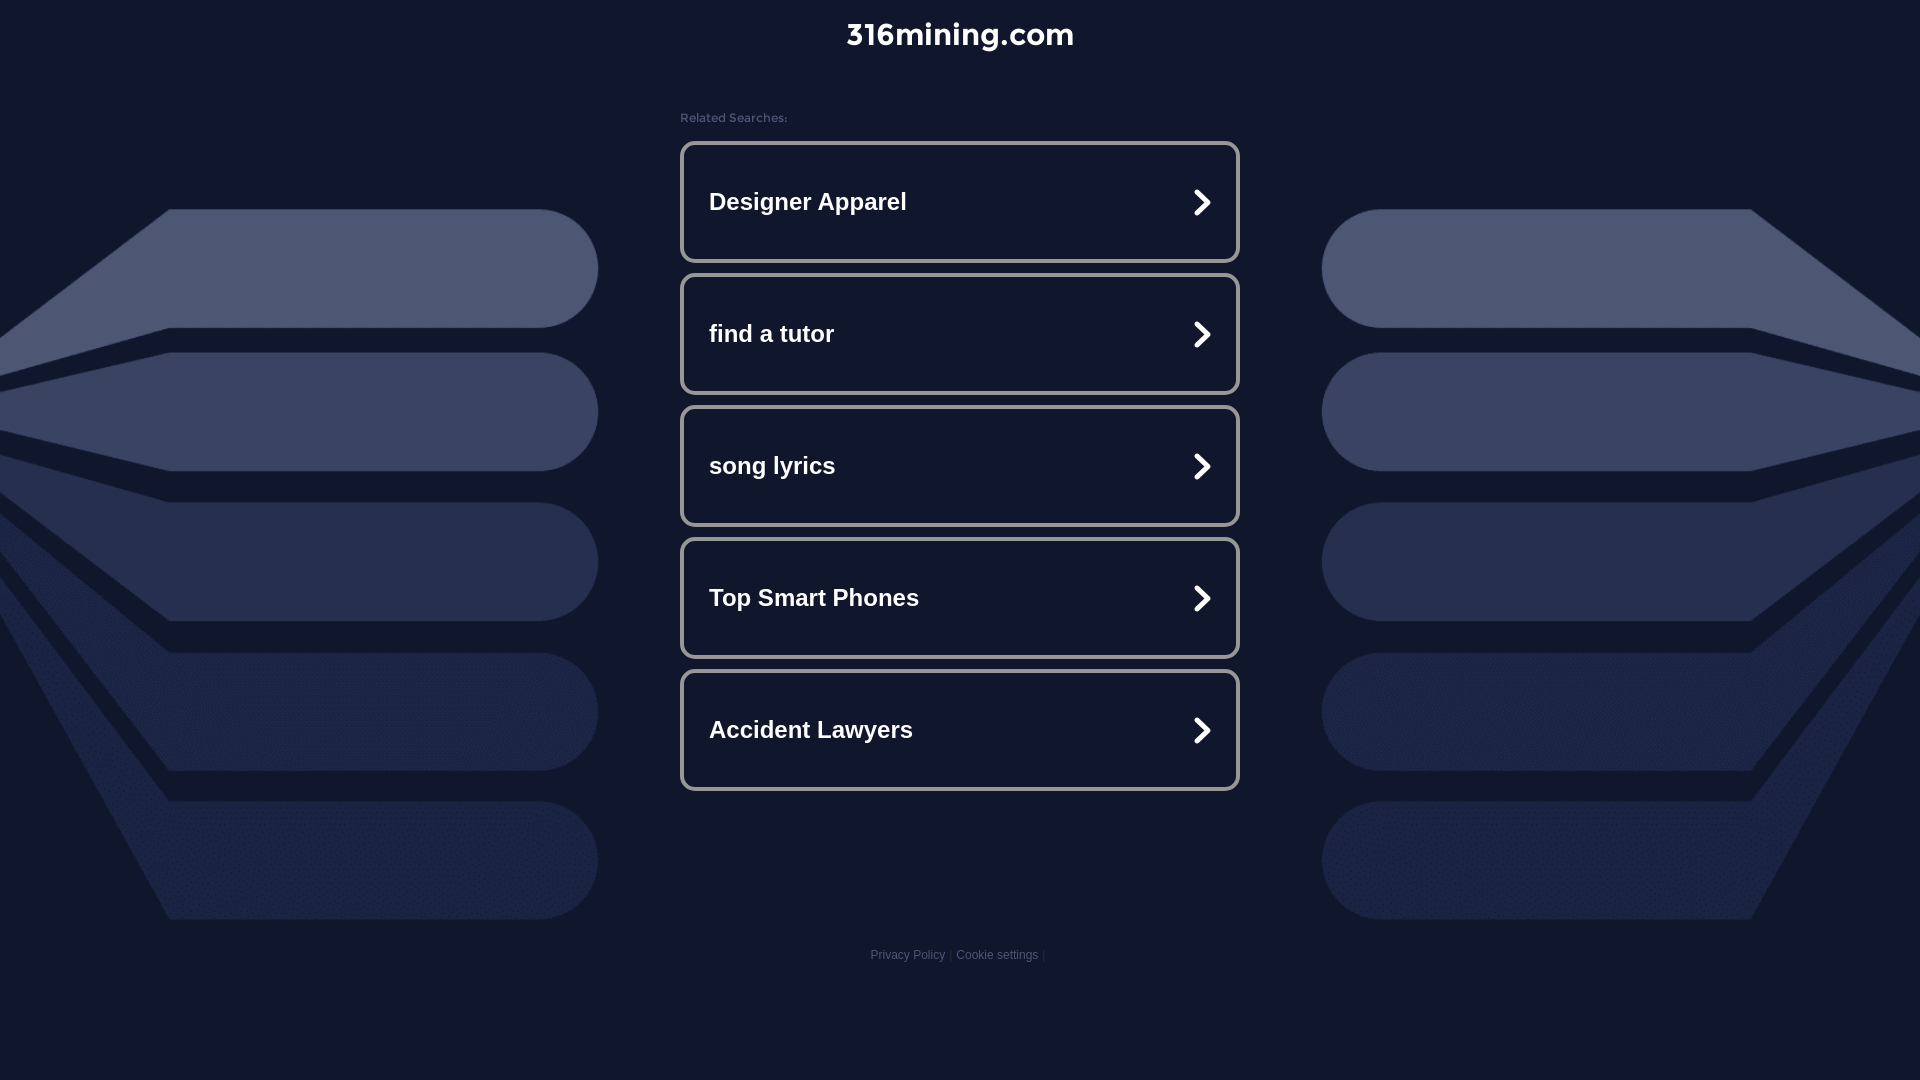 Image resolution: width=1920 pixels, height=1080 pixels. What do you see at coordinates (960, 466) in the screenshot?
I see `'song lyrics'` at bounding box center [960, 466].